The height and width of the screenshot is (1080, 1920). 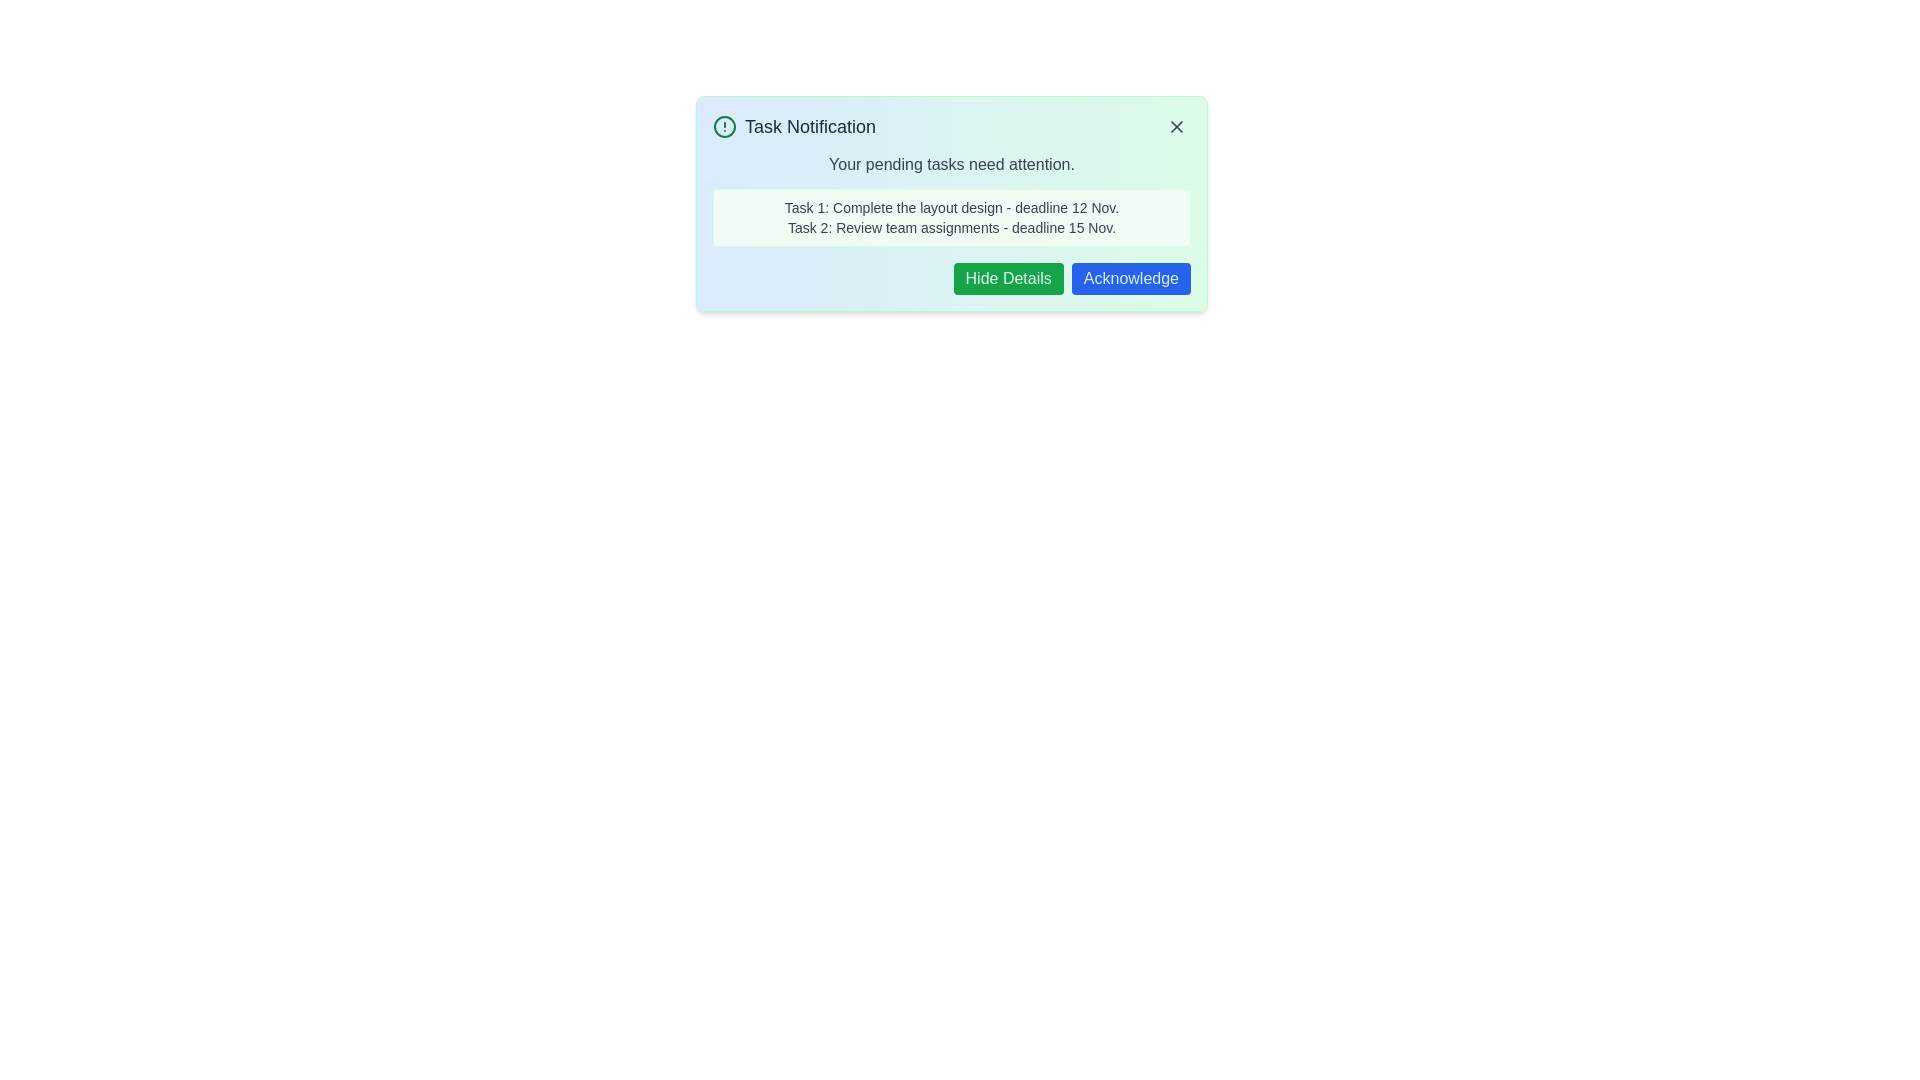 I want to click on the 'X' button to close the notification, so click(x=1176, y=127).